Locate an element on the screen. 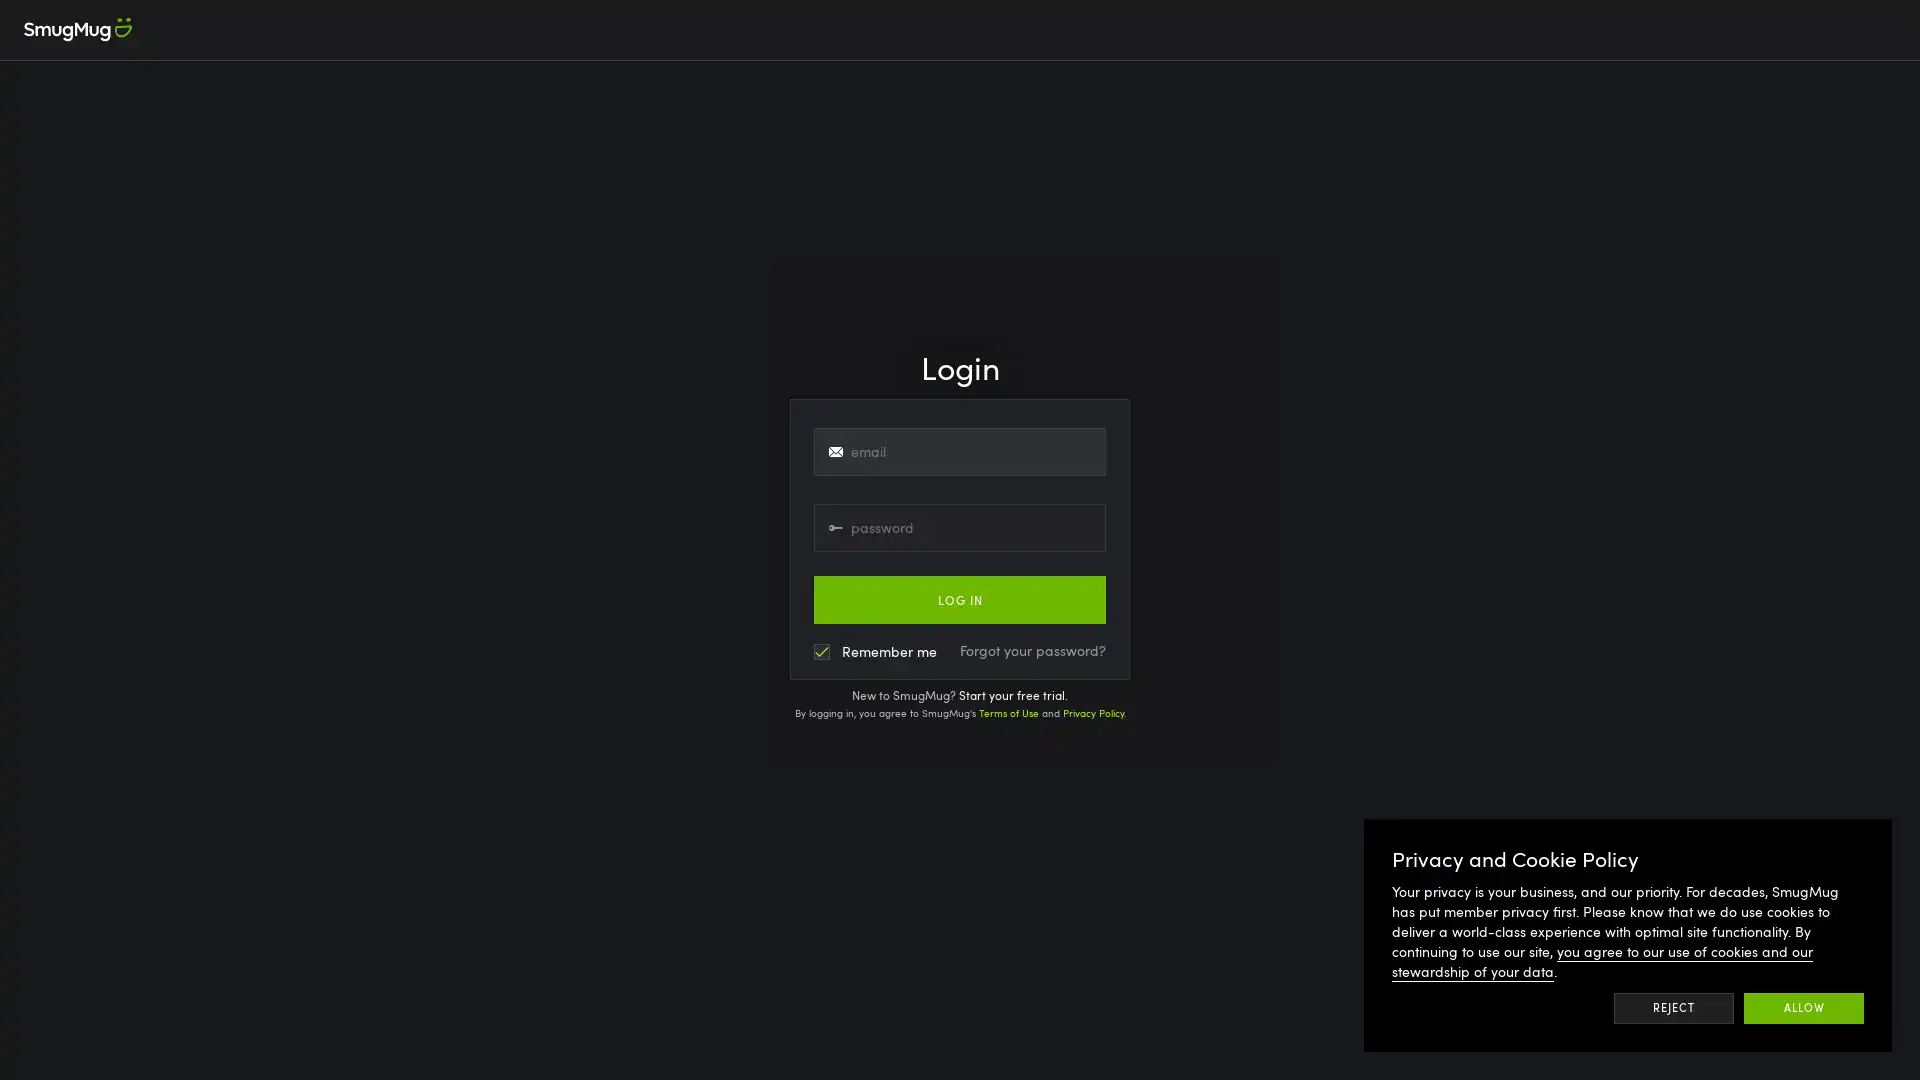 This screenshot has width=1920, height=1080. ALLOW is located at coordinates (1804, 1007).